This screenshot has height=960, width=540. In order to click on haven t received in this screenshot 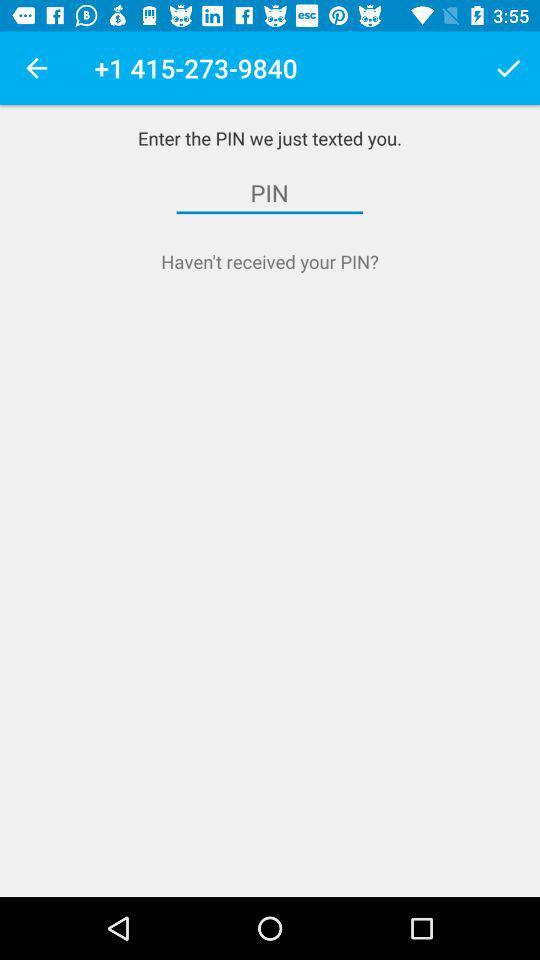, I will do `click(270, 260)`.